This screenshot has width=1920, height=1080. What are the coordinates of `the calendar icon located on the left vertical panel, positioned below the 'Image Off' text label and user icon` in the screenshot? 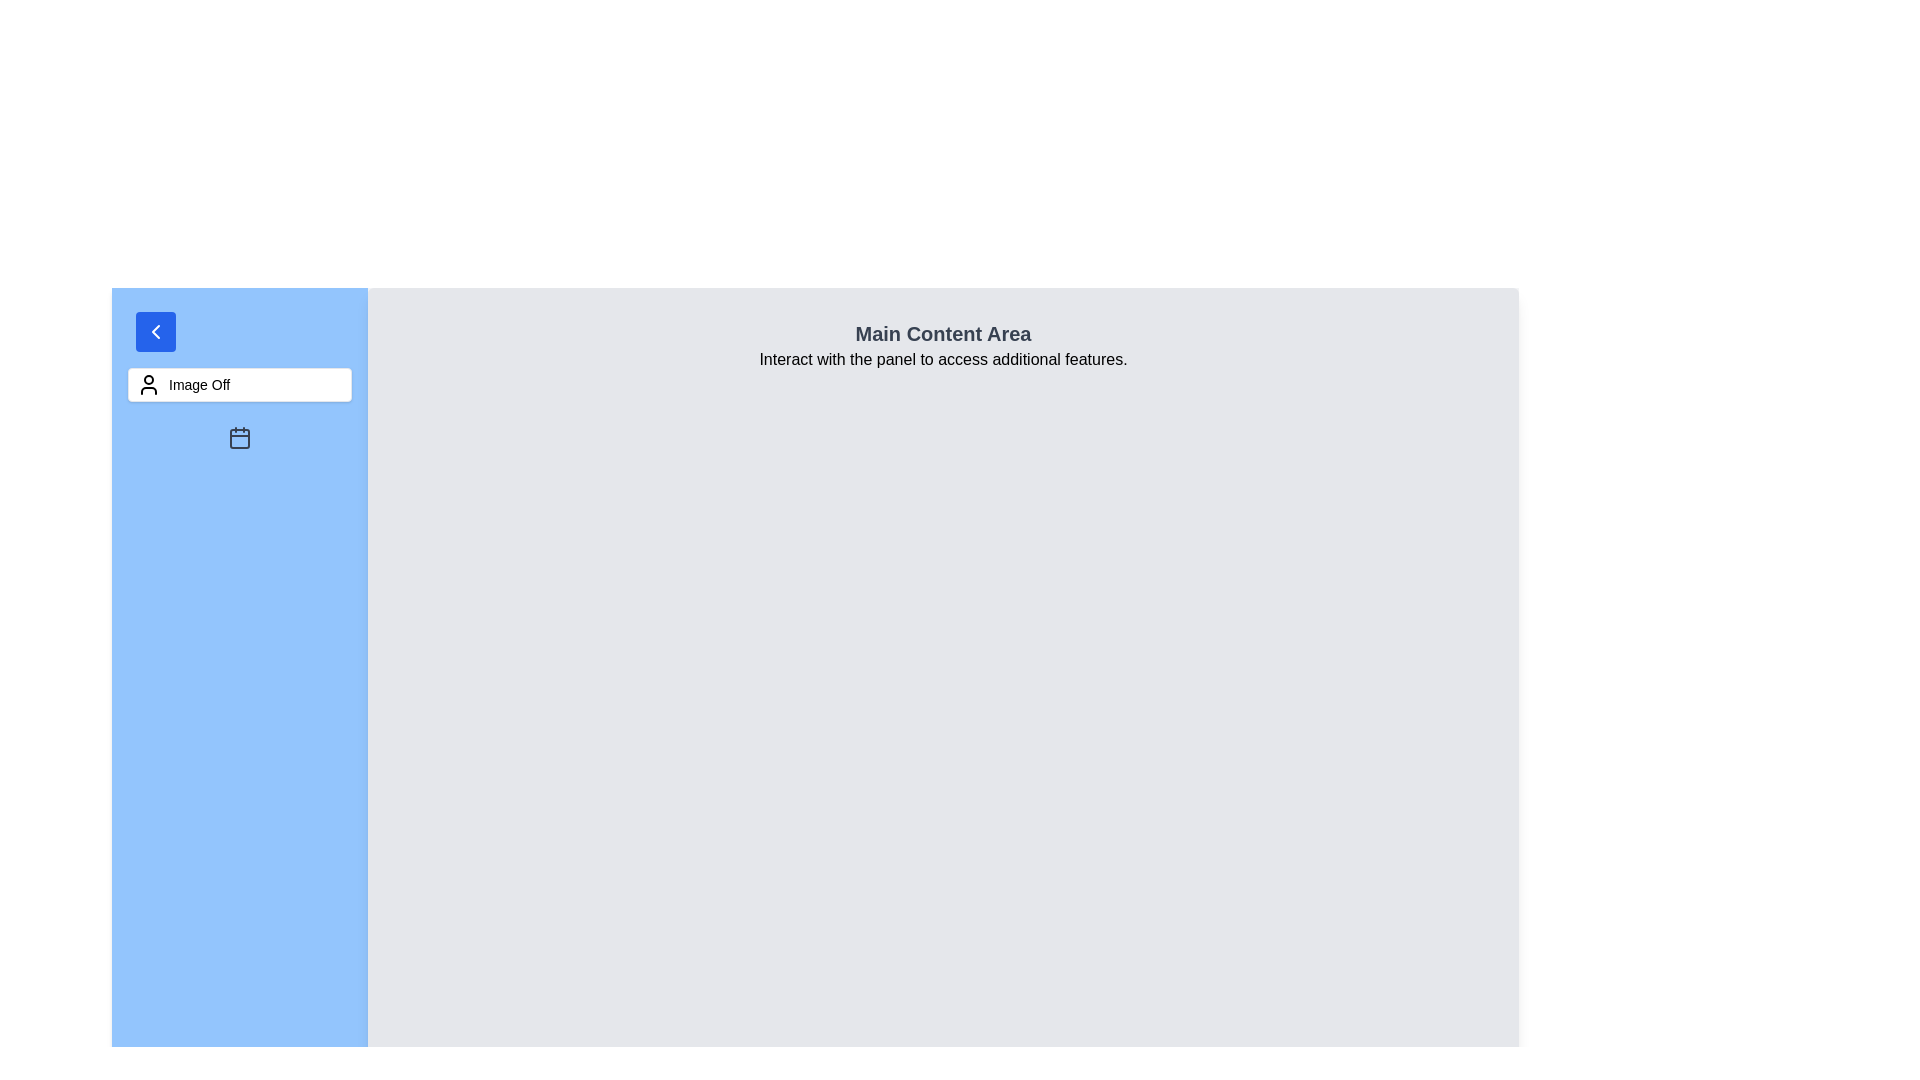 It's located at (240, 437).